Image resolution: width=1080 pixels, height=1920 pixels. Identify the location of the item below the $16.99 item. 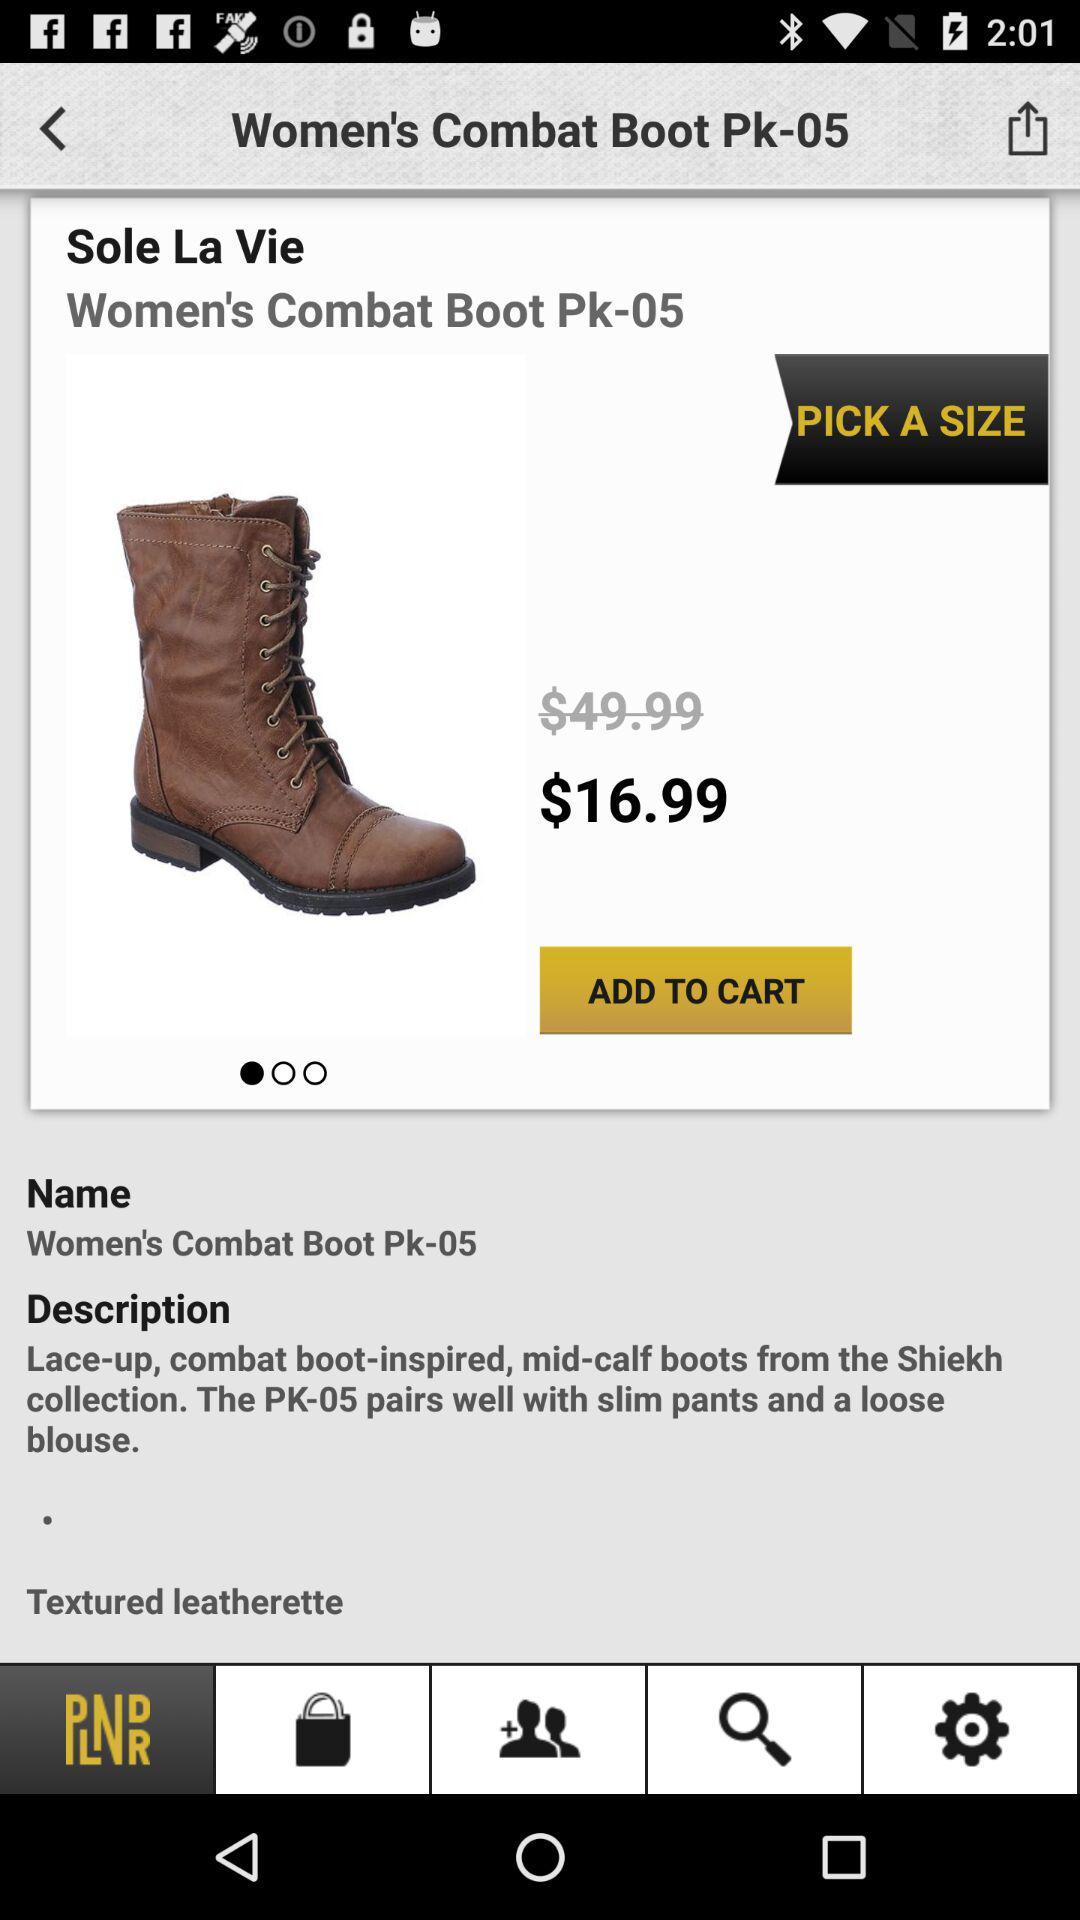
(694, 990).